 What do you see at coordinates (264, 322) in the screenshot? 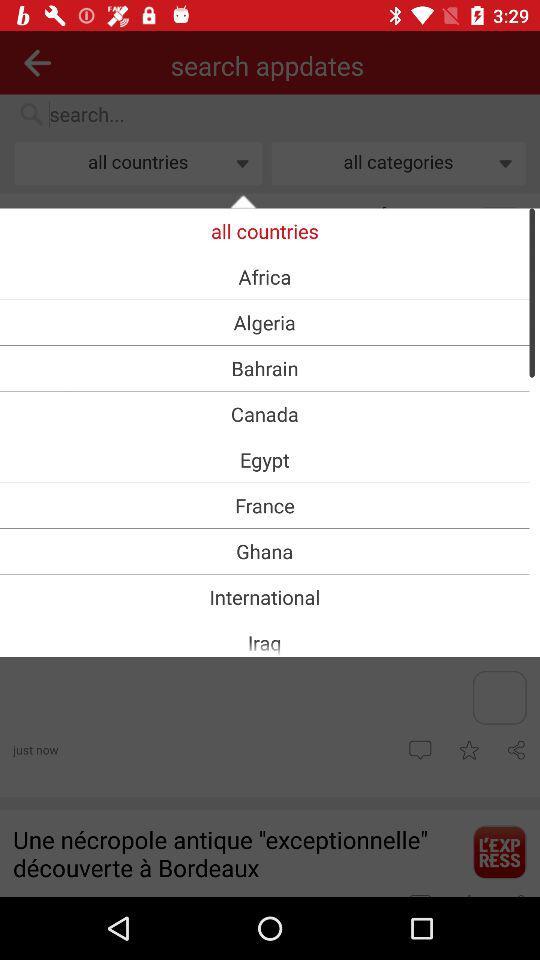
I see `icon above the bahrain icon` at bounding box center [264, 322].